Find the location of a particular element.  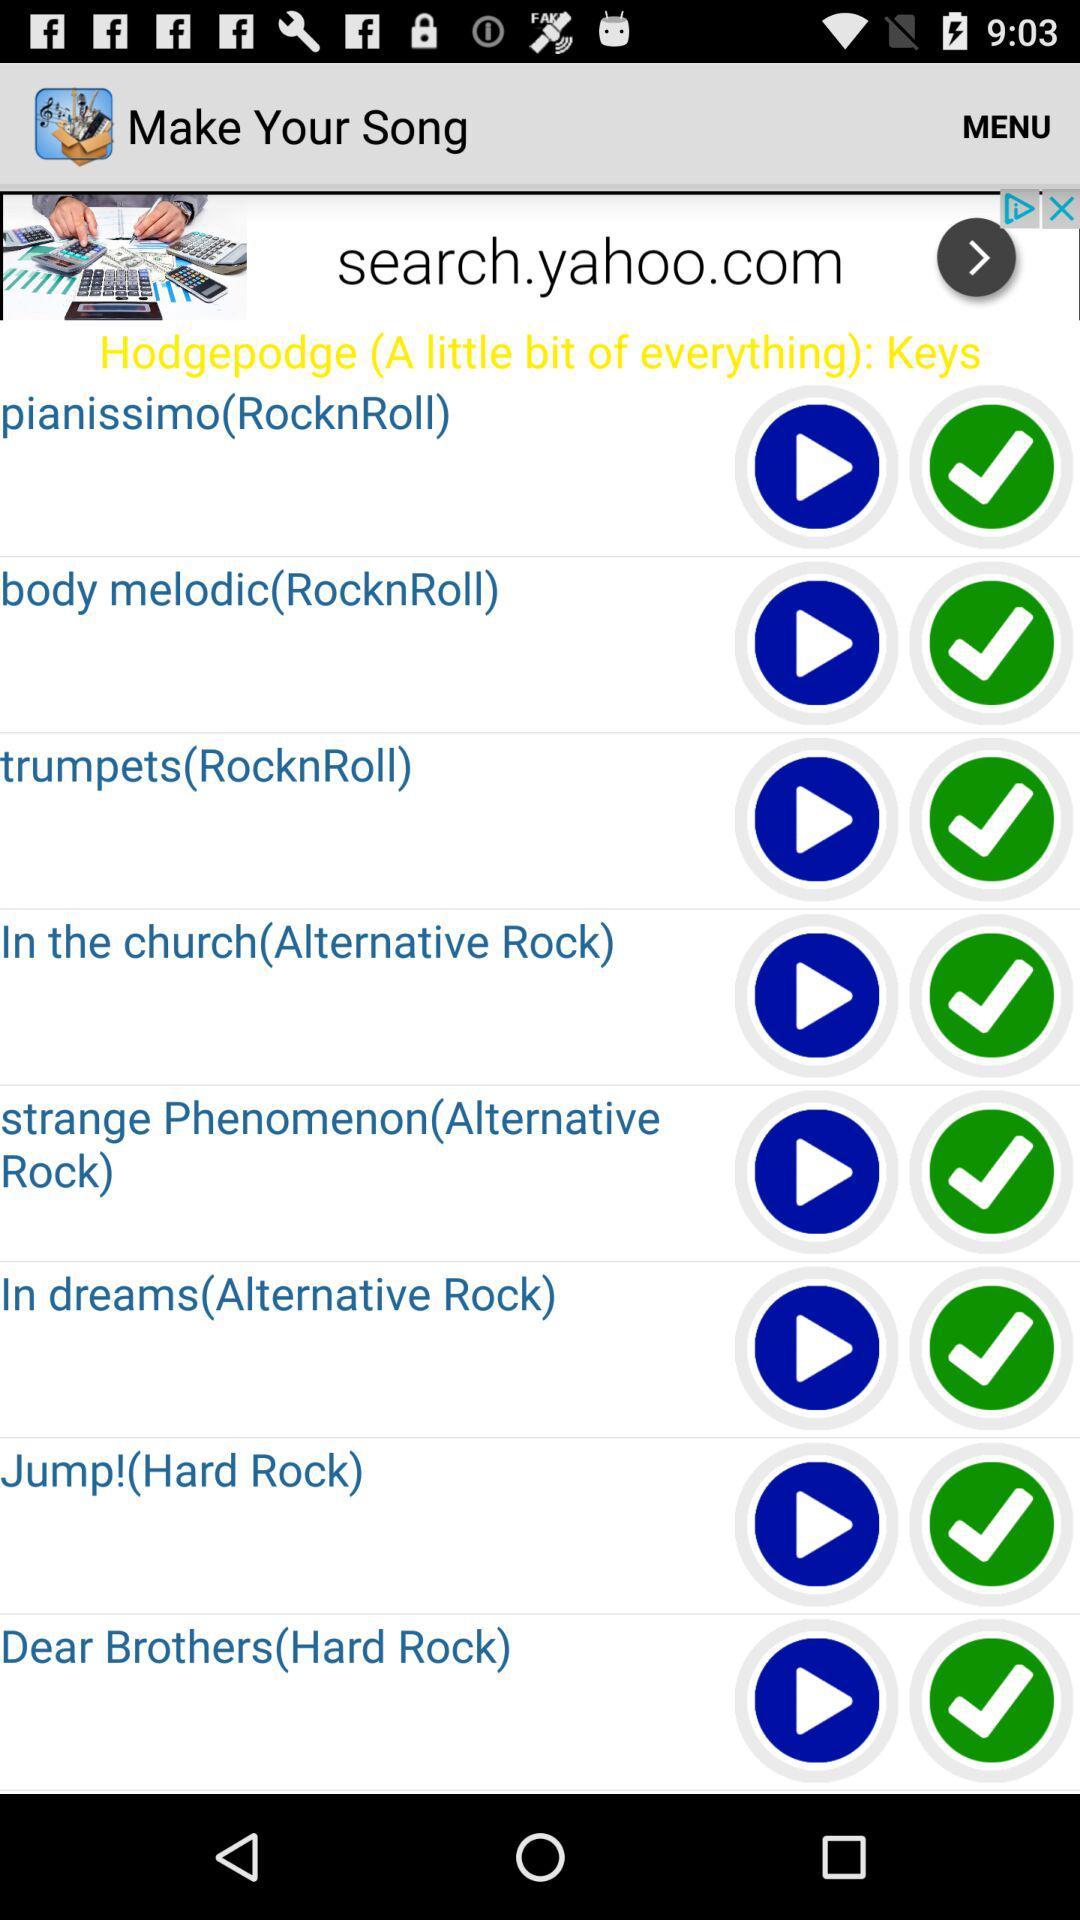

page is located at coordinates (817, 997).